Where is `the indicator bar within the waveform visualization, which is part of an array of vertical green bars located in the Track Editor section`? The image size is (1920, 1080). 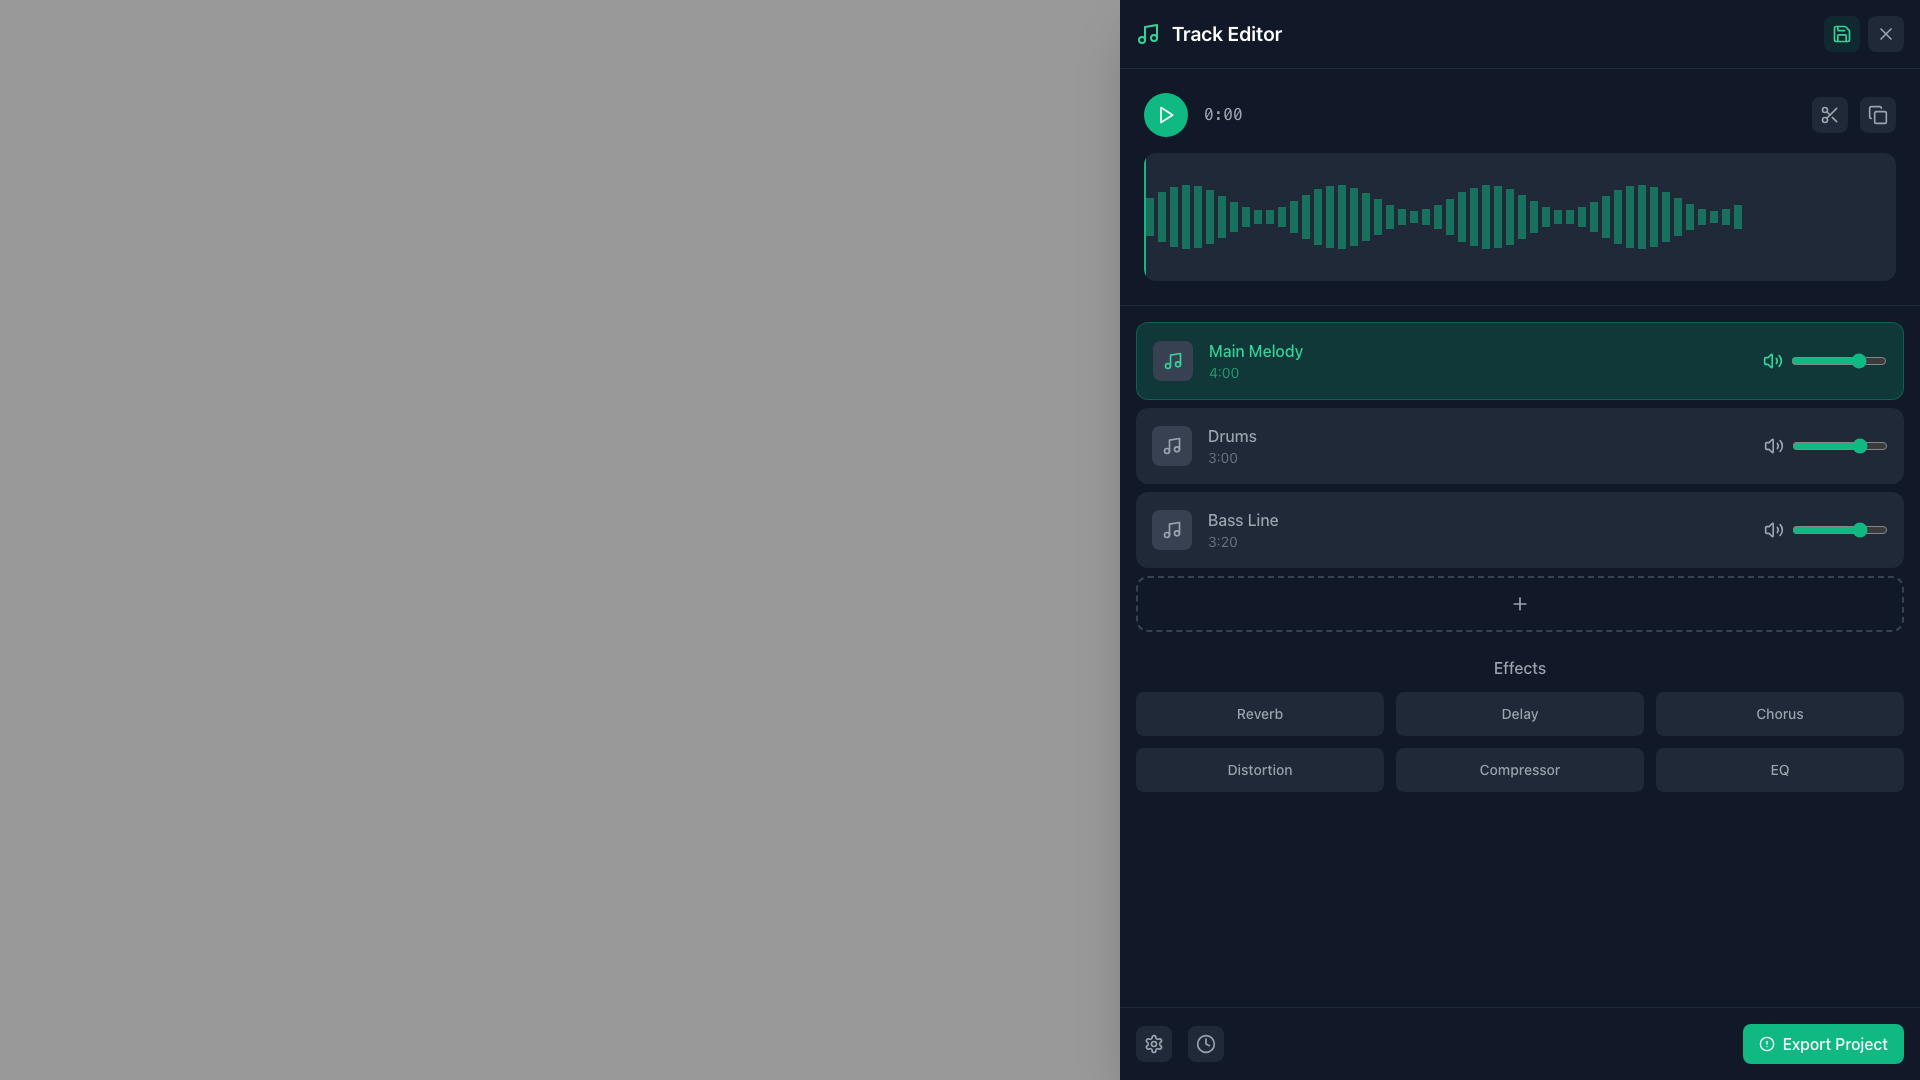
the indicator bar within the waveform visualization, which is part of an array of vertical green bars located in the Track Editor section is located at coordinates (1389, 216).